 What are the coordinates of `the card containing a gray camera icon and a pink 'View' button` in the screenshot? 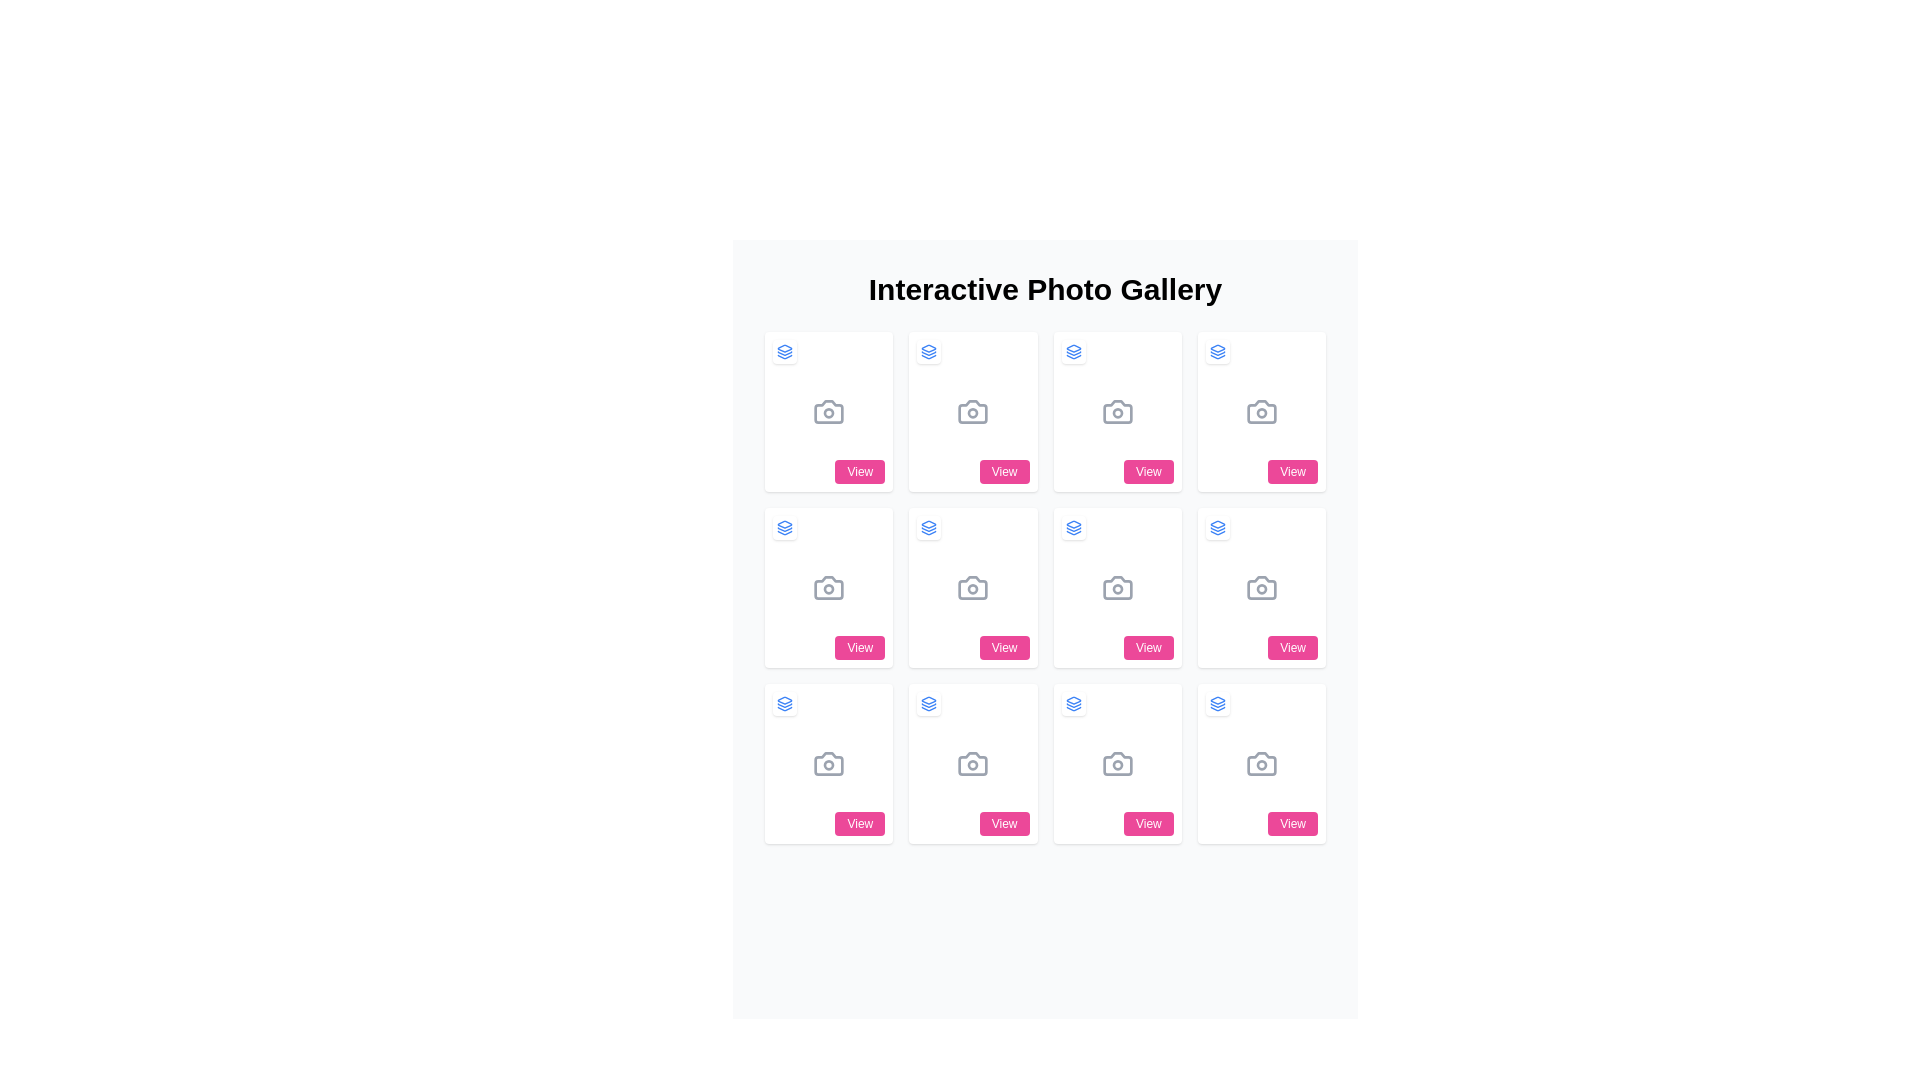 It's located at (829, 586).